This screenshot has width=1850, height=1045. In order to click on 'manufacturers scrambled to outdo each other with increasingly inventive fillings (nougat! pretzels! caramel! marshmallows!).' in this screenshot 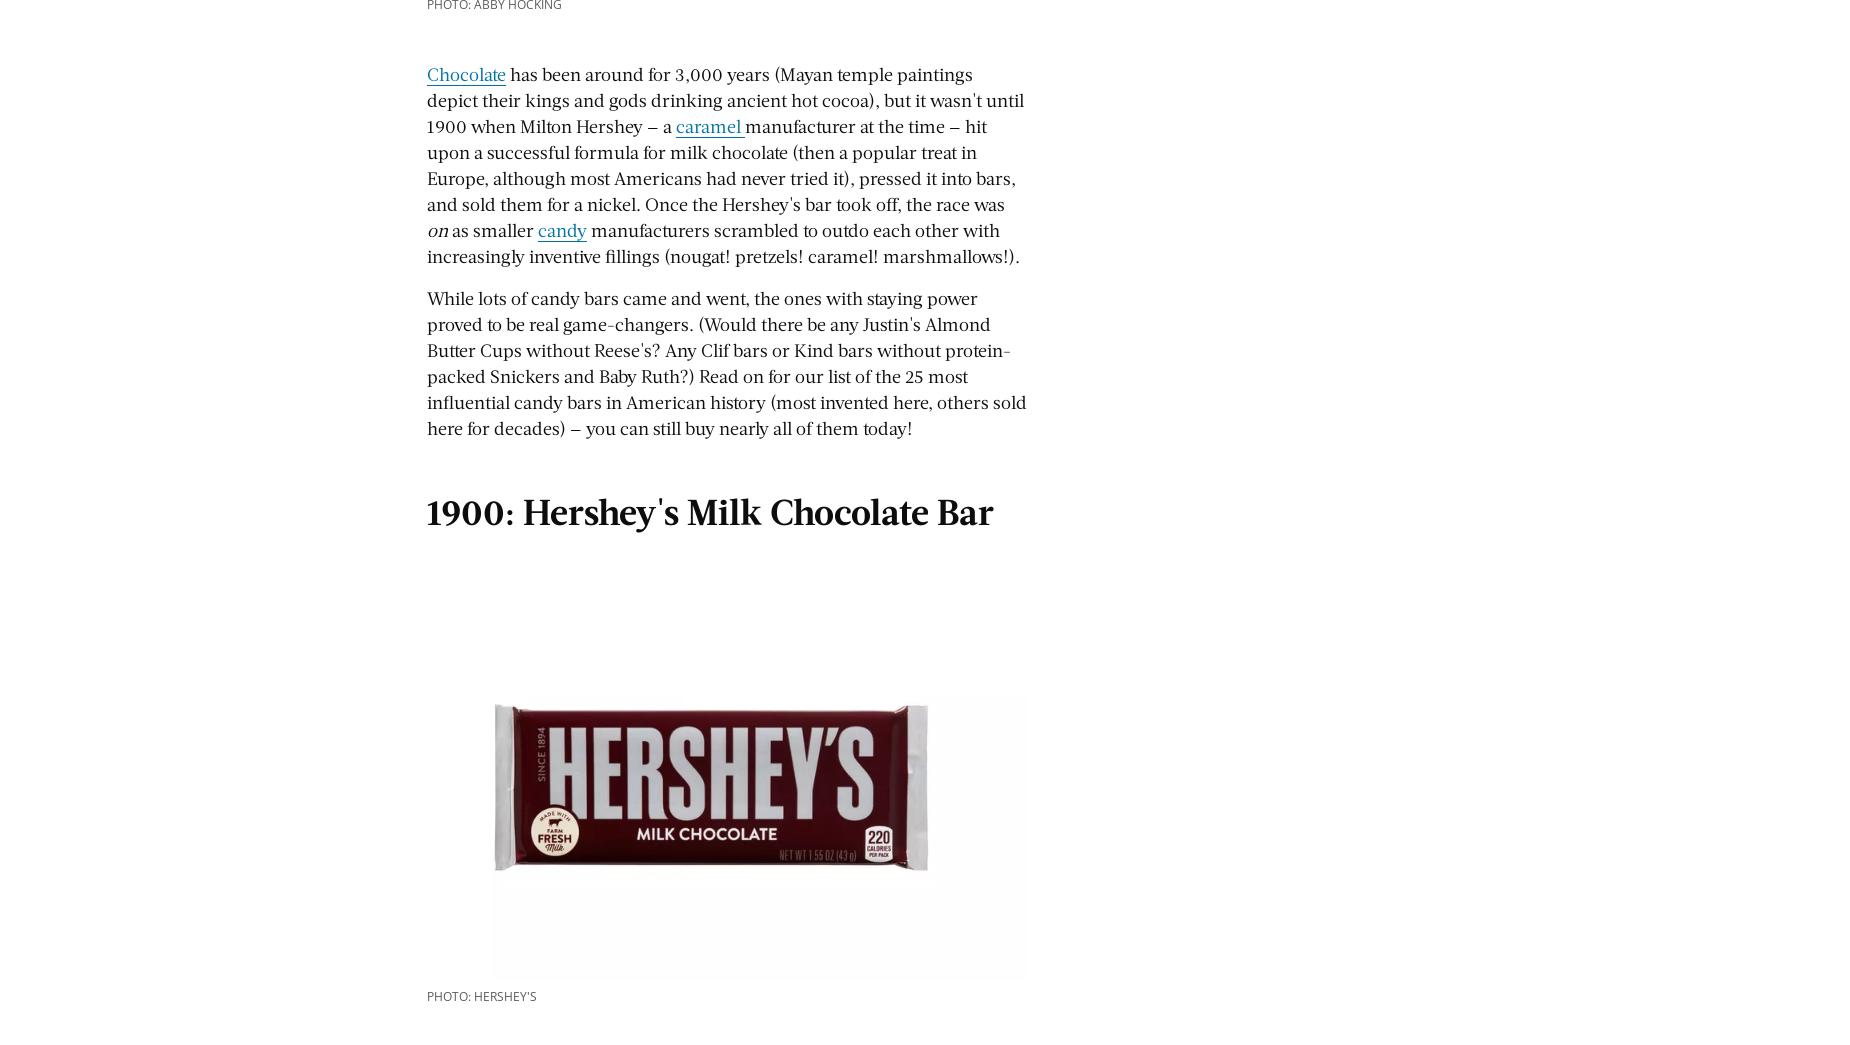, I will do `click(723, 241)`.